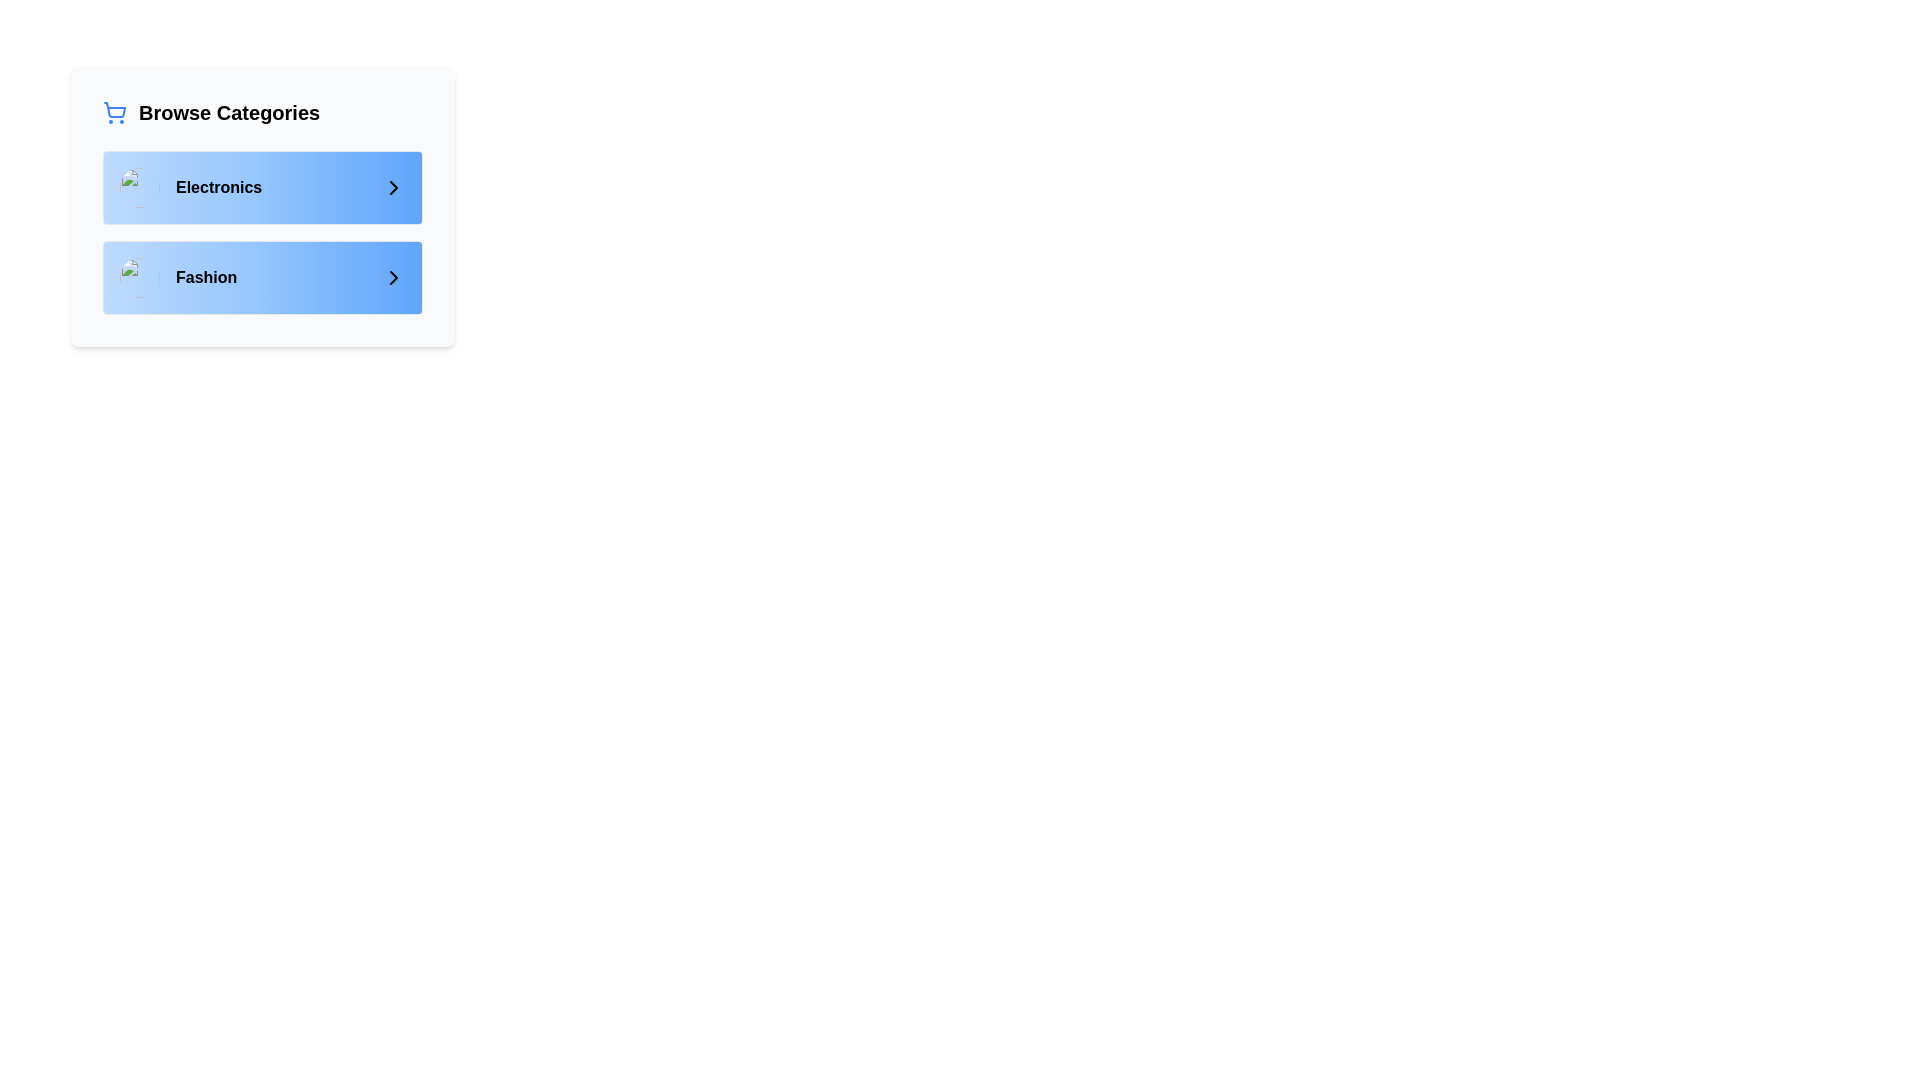 The height and width of the screenshot is (1080, 1920). What do you see at coordinates (393, 188) in the screenshot?
I see `the right-pointing chevron icon located in the 'Electronics' category under 'Browse Categories'` at bounding box center [393, 188].